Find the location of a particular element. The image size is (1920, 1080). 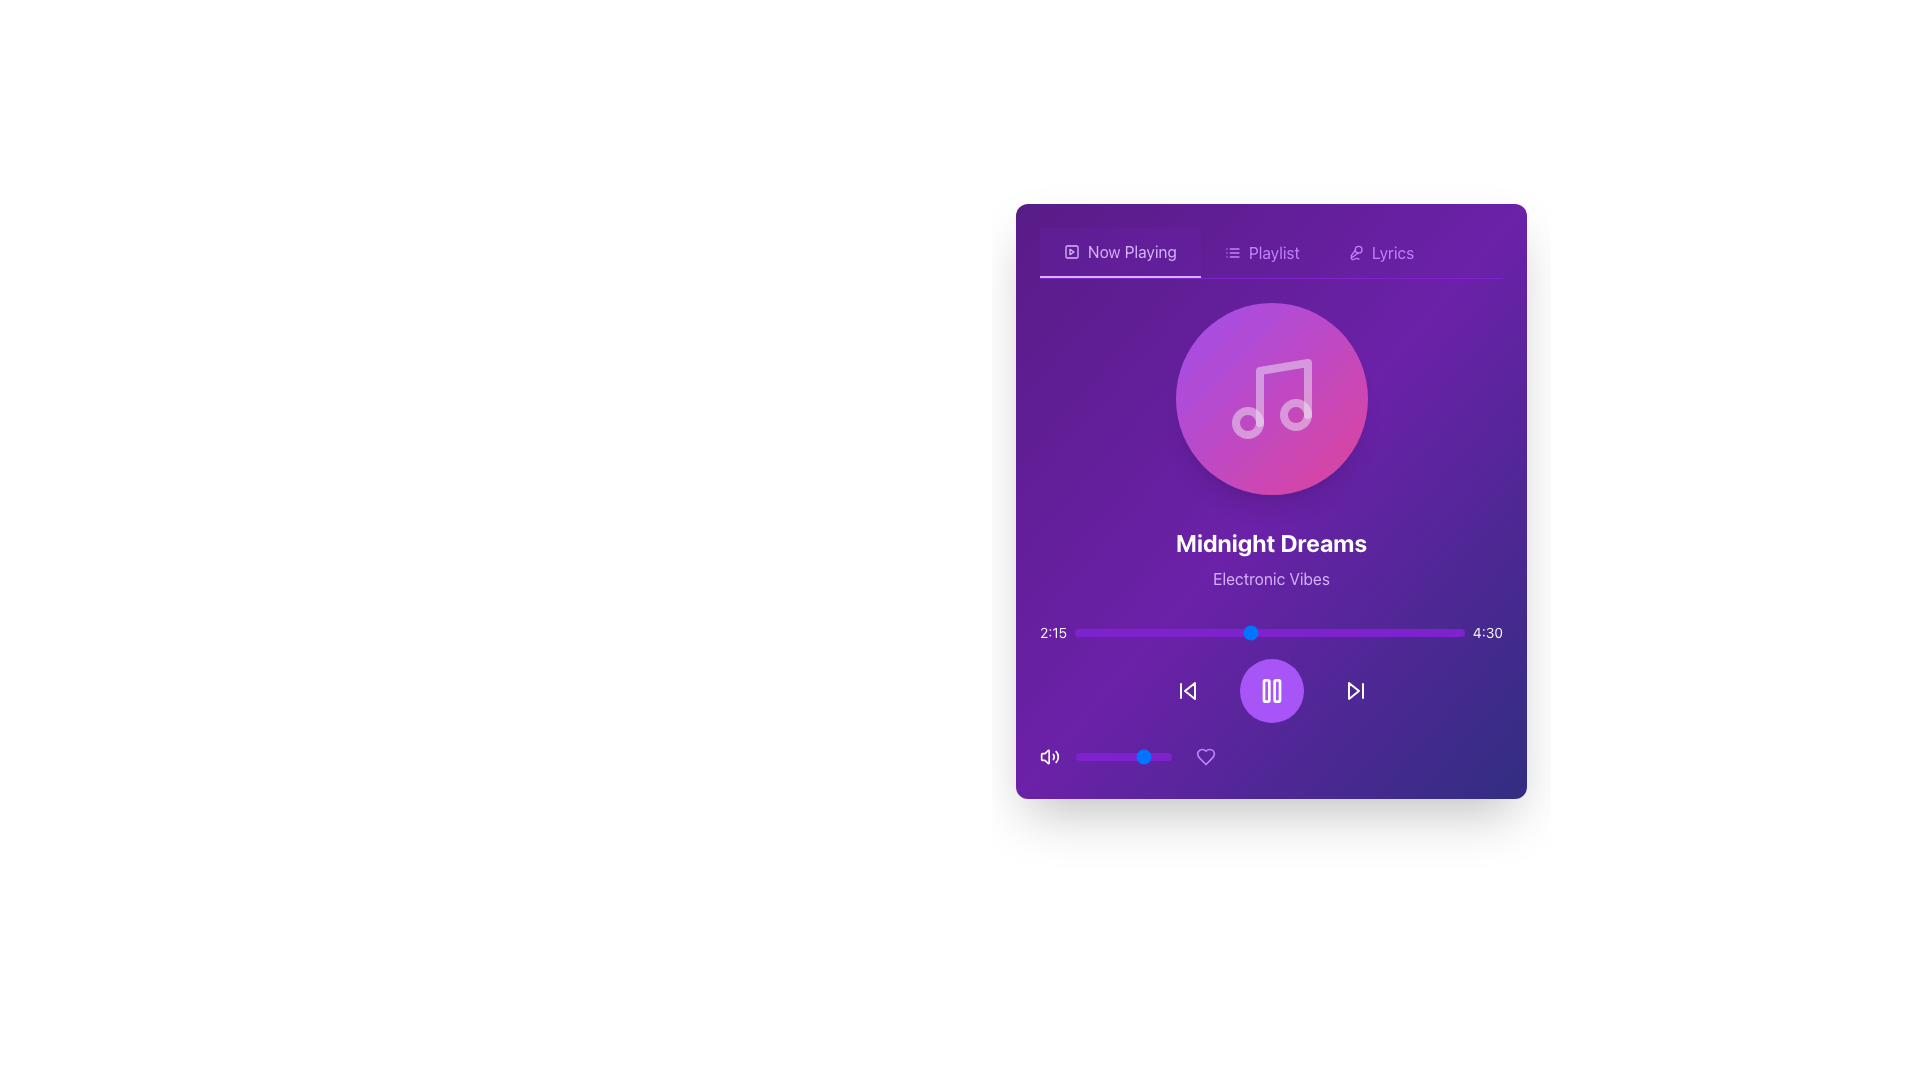

the circular purple button containing a pause icon located at the bottom of the interface is located at coordinates (1270, 697).